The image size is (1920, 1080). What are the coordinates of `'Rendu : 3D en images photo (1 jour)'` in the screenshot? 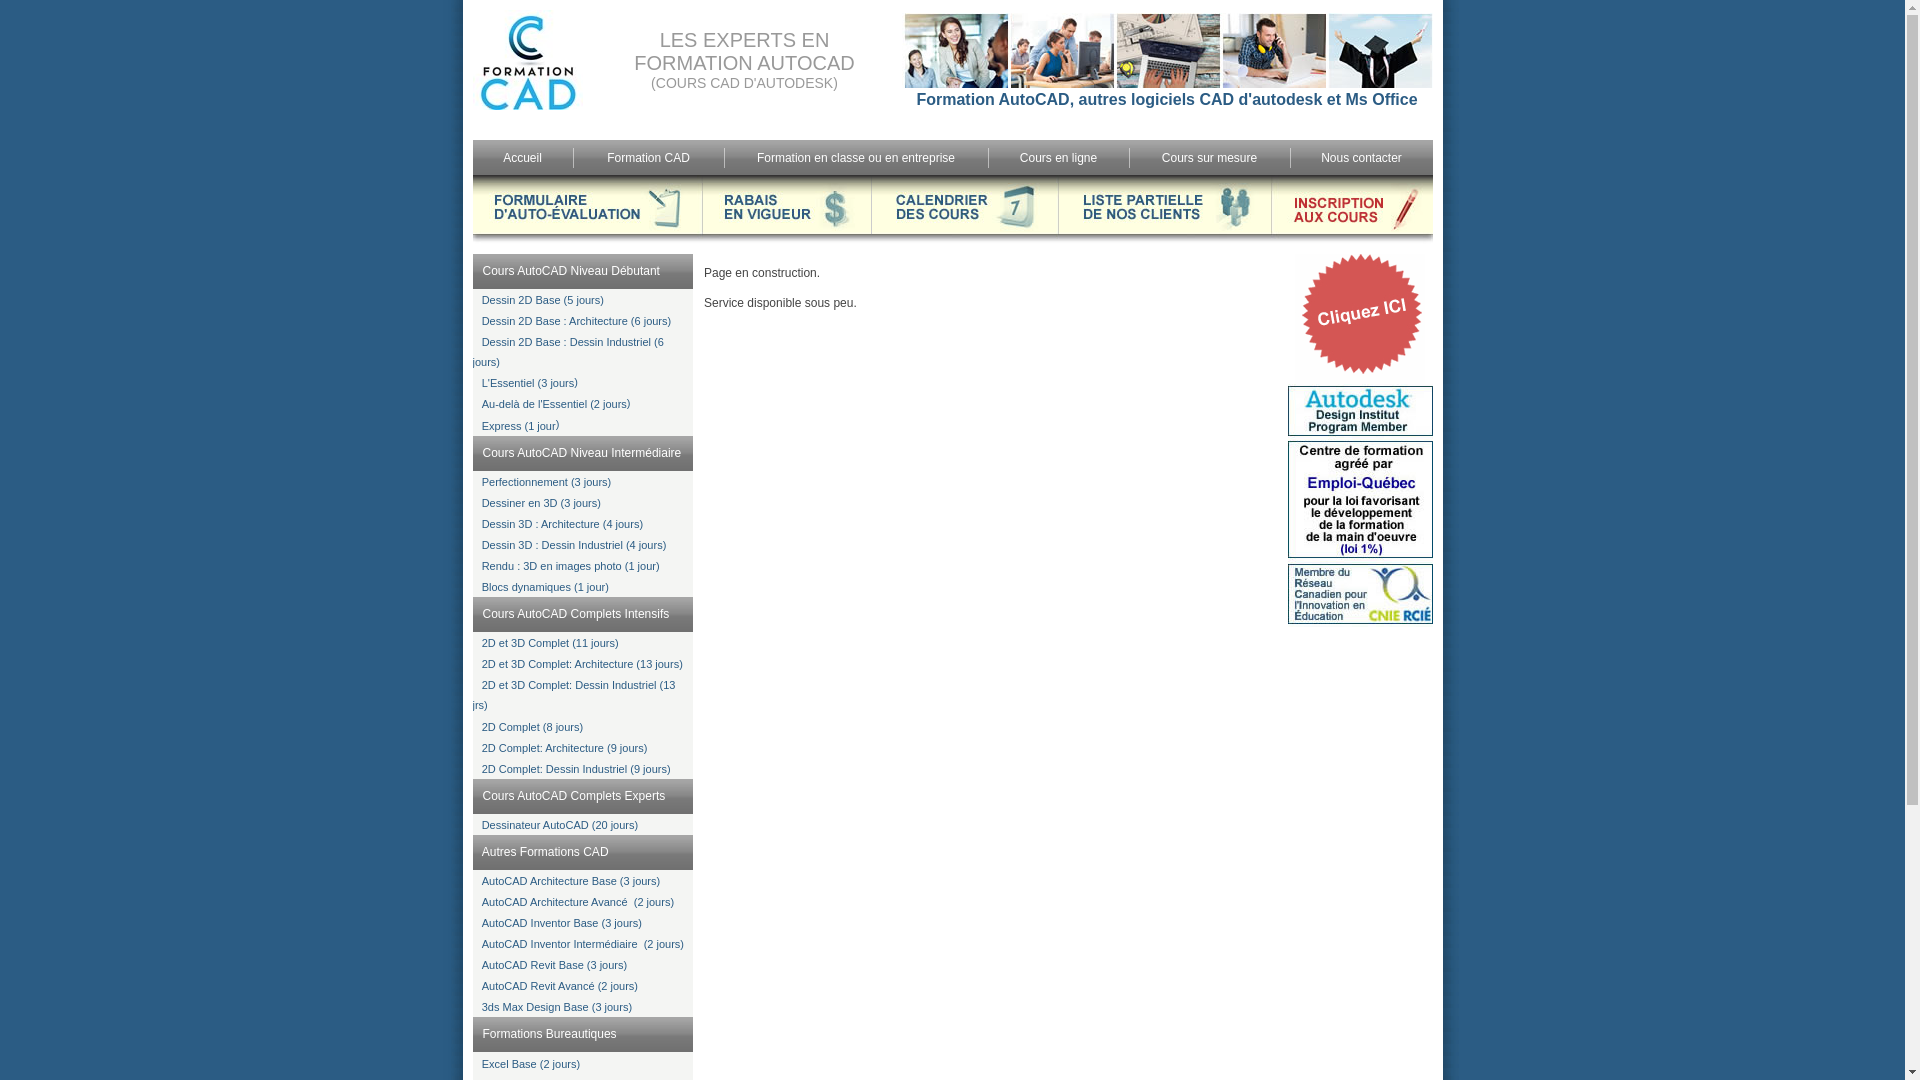 It's located at (481, 566).